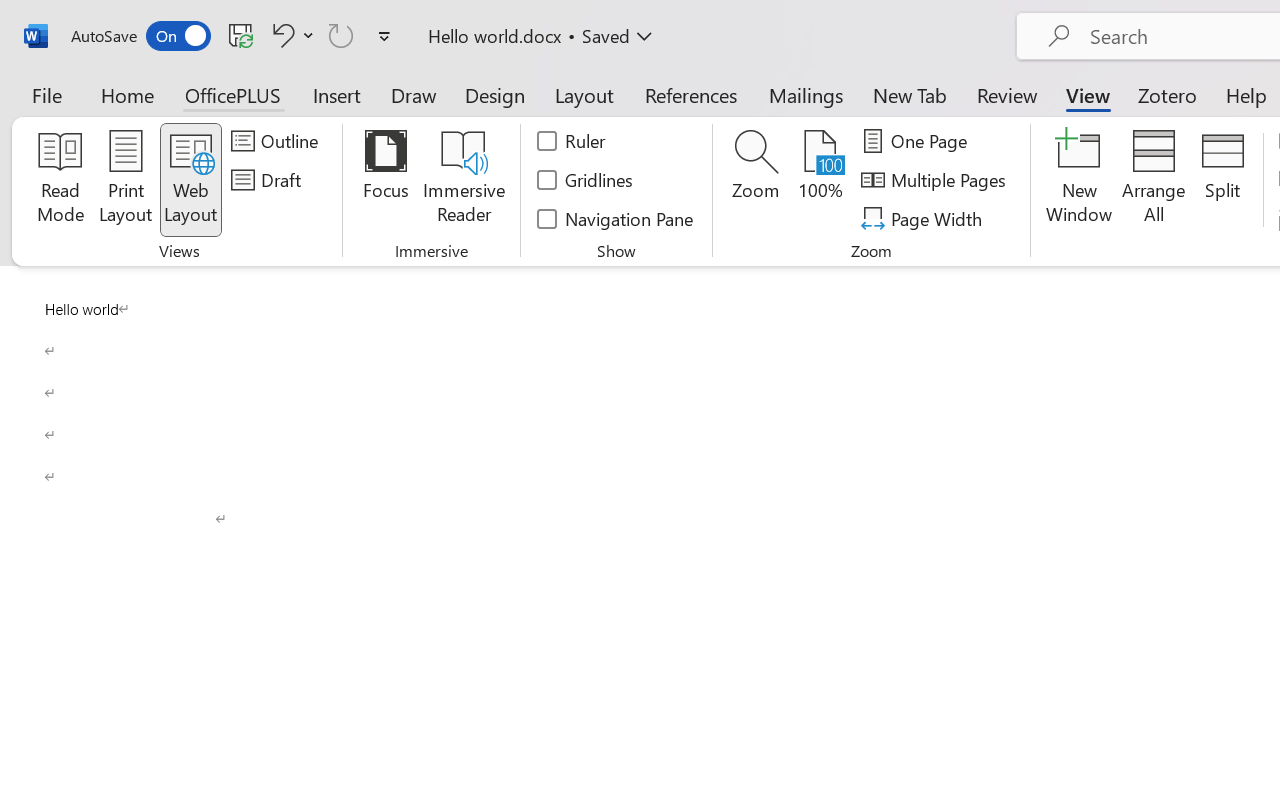 The width and height of the screenshot is (1280, 800). Describe the element at coordinates (190, 179) in the screenshot. I see `'Web Layout'` at that location.